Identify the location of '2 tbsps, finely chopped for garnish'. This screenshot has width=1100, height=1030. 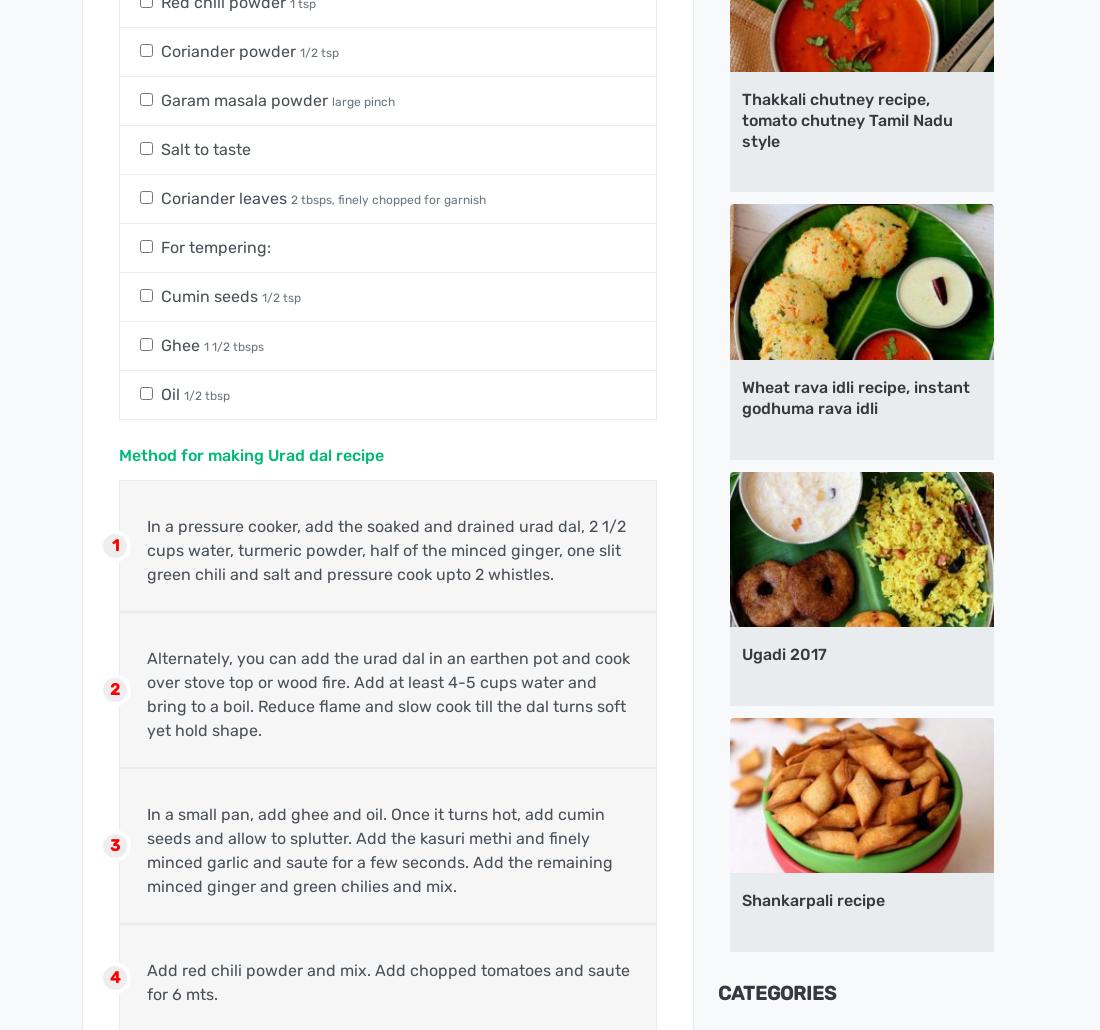
(388, 198).